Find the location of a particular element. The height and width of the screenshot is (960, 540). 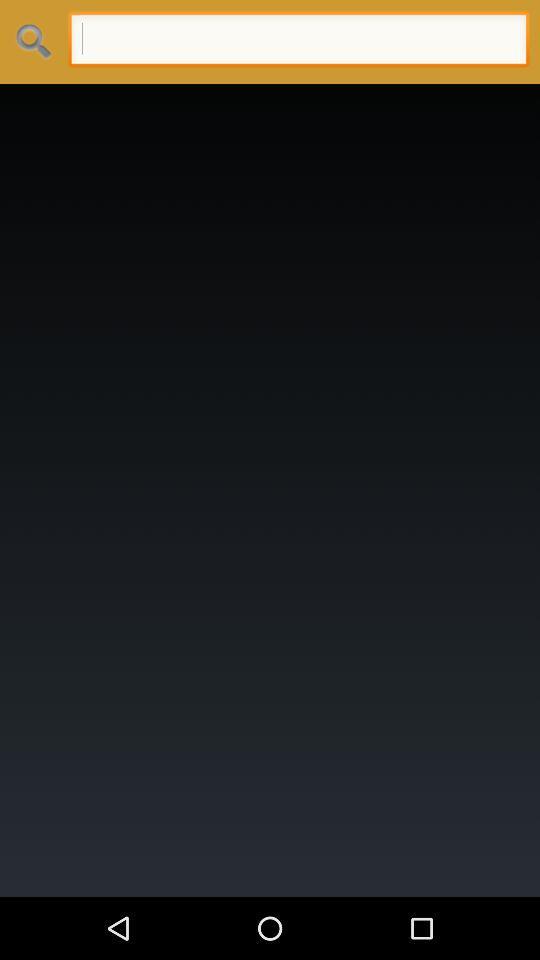

search is located at coordinates (297, 41).